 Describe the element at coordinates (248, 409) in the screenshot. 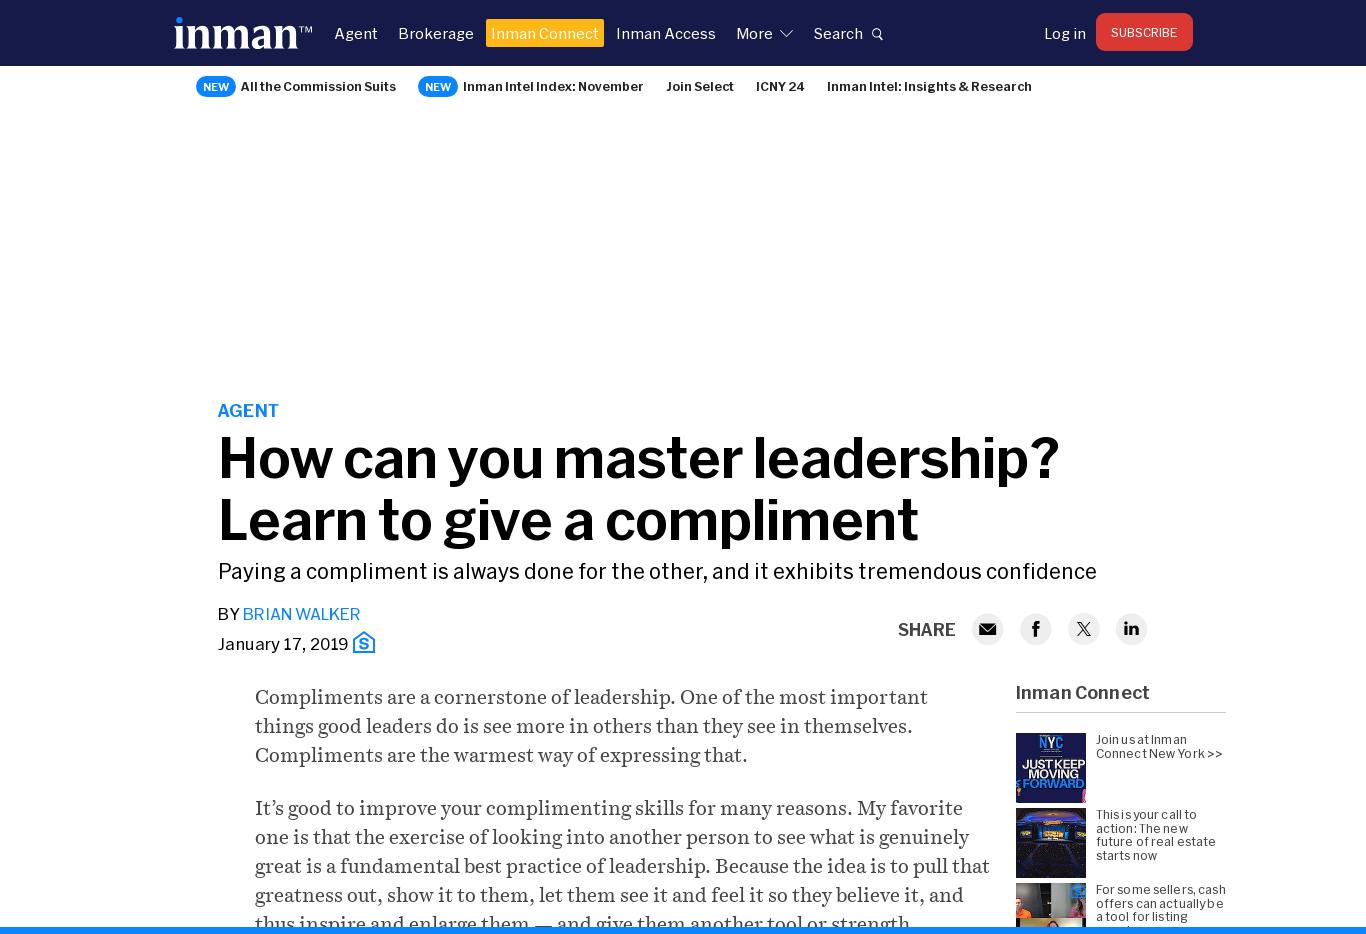

I see `'Agent'` at that location.